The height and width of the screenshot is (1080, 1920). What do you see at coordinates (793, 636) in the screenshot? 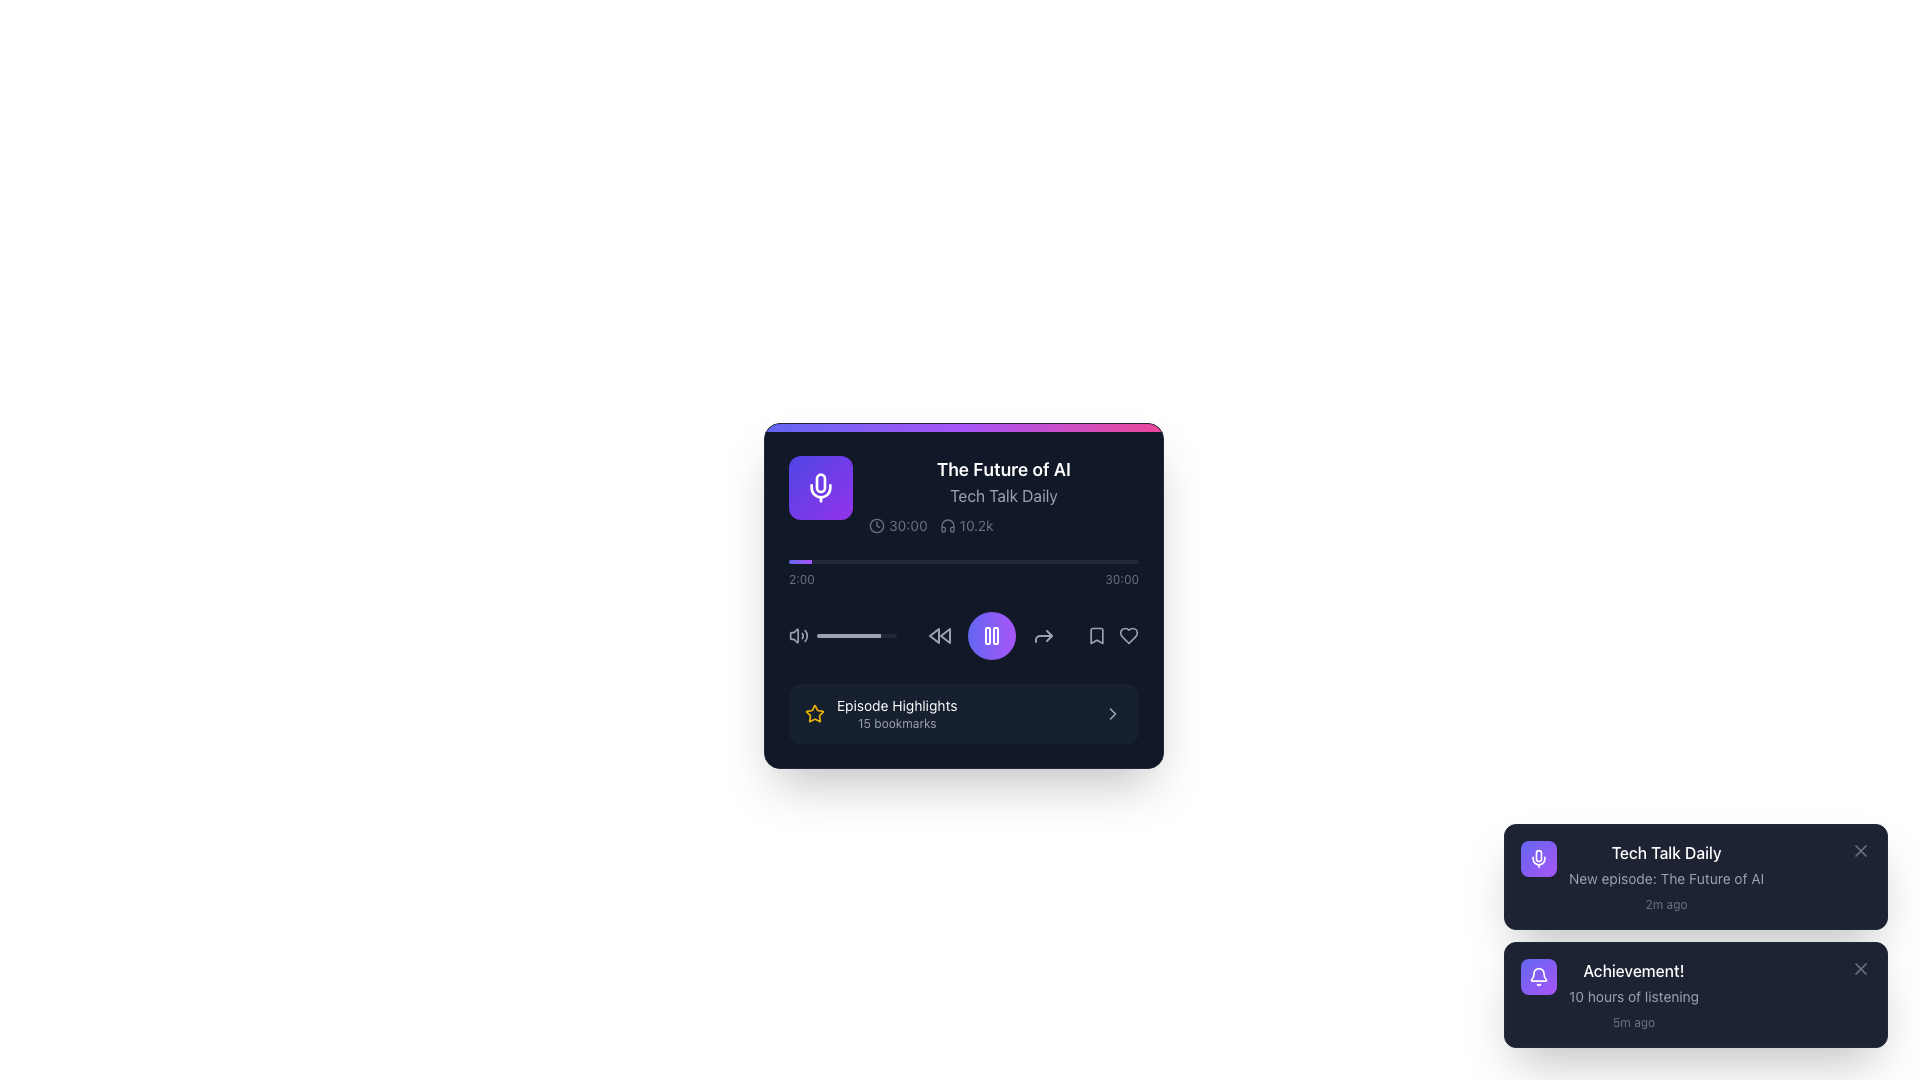
I see `the leftmost vector graphic element resembling a speaker or audio control, styled in a dark color, located in the audio control section of the player interface` at bounding box center [793, 636].